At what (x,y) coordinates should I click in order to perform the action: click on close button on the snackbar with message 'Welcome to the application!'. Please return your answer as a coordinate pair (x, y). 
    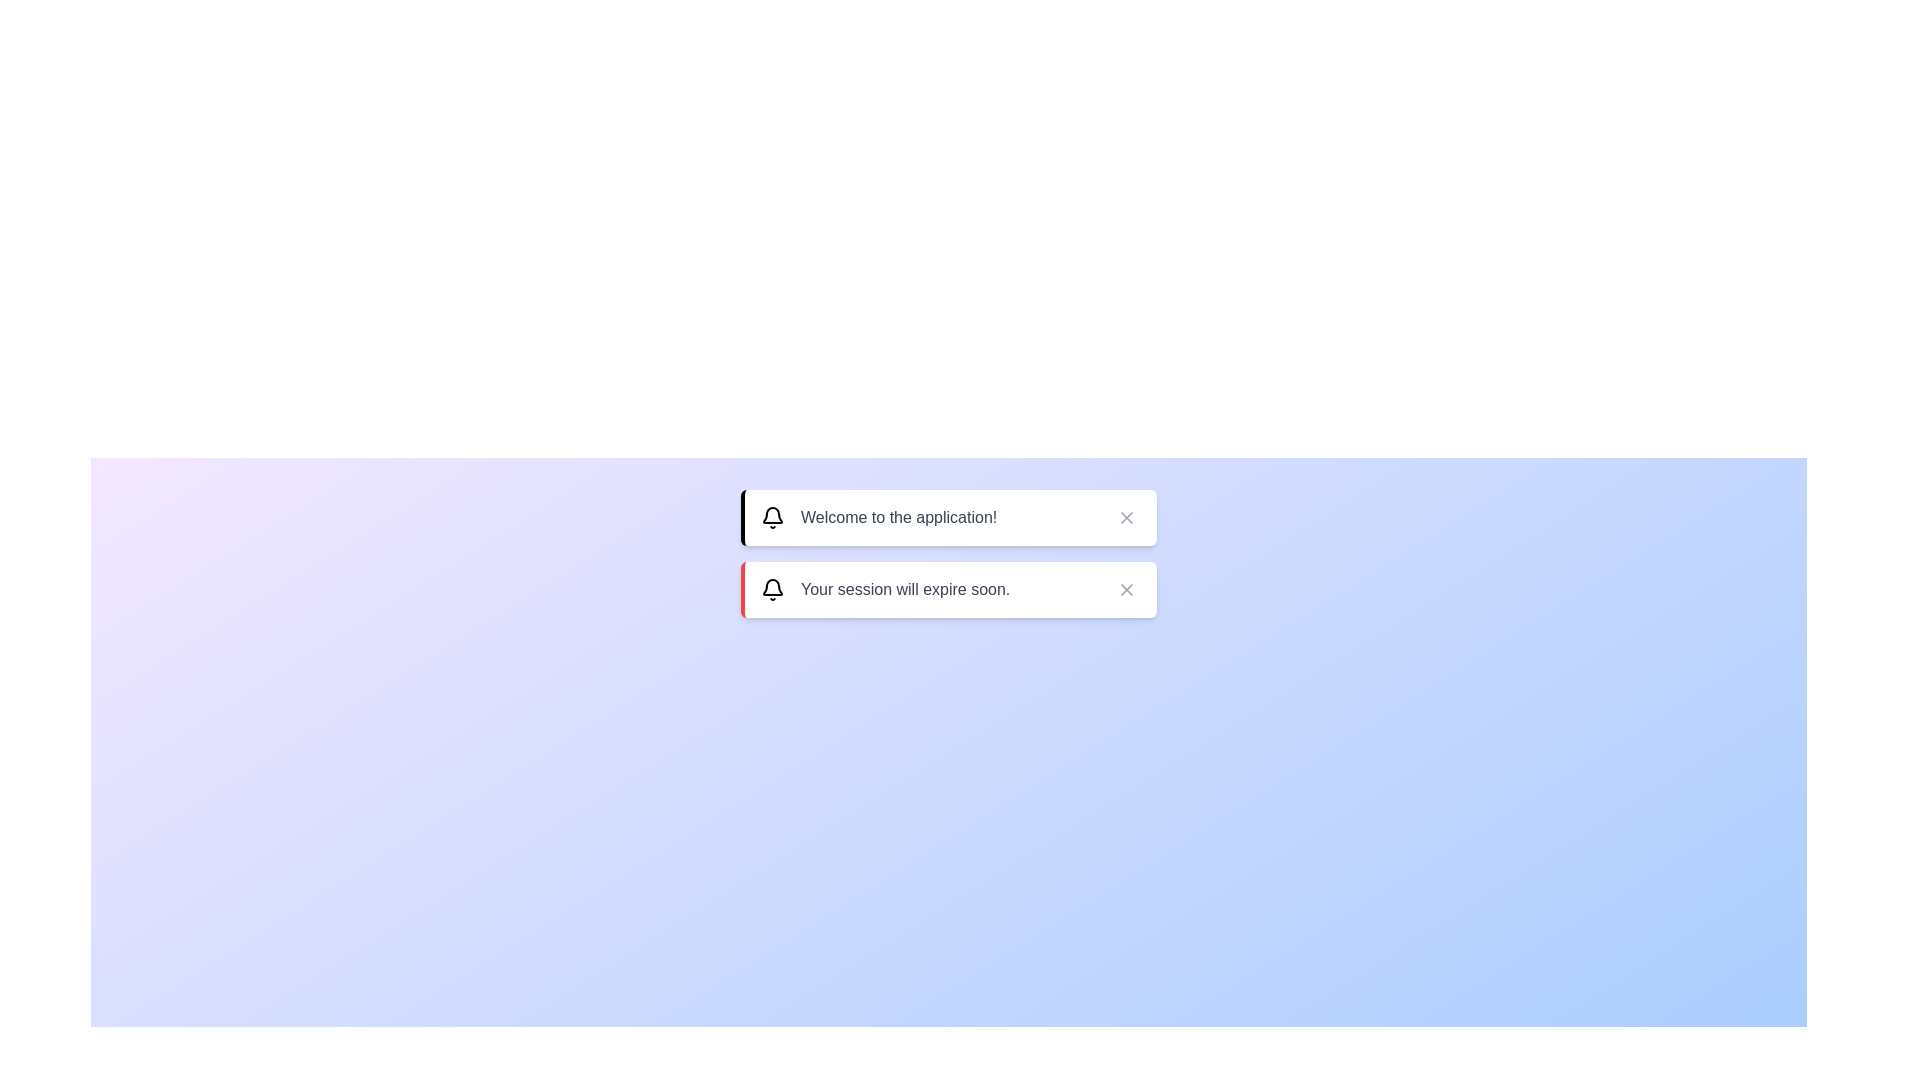
    Looking at the image, I should click on (1127, 516).